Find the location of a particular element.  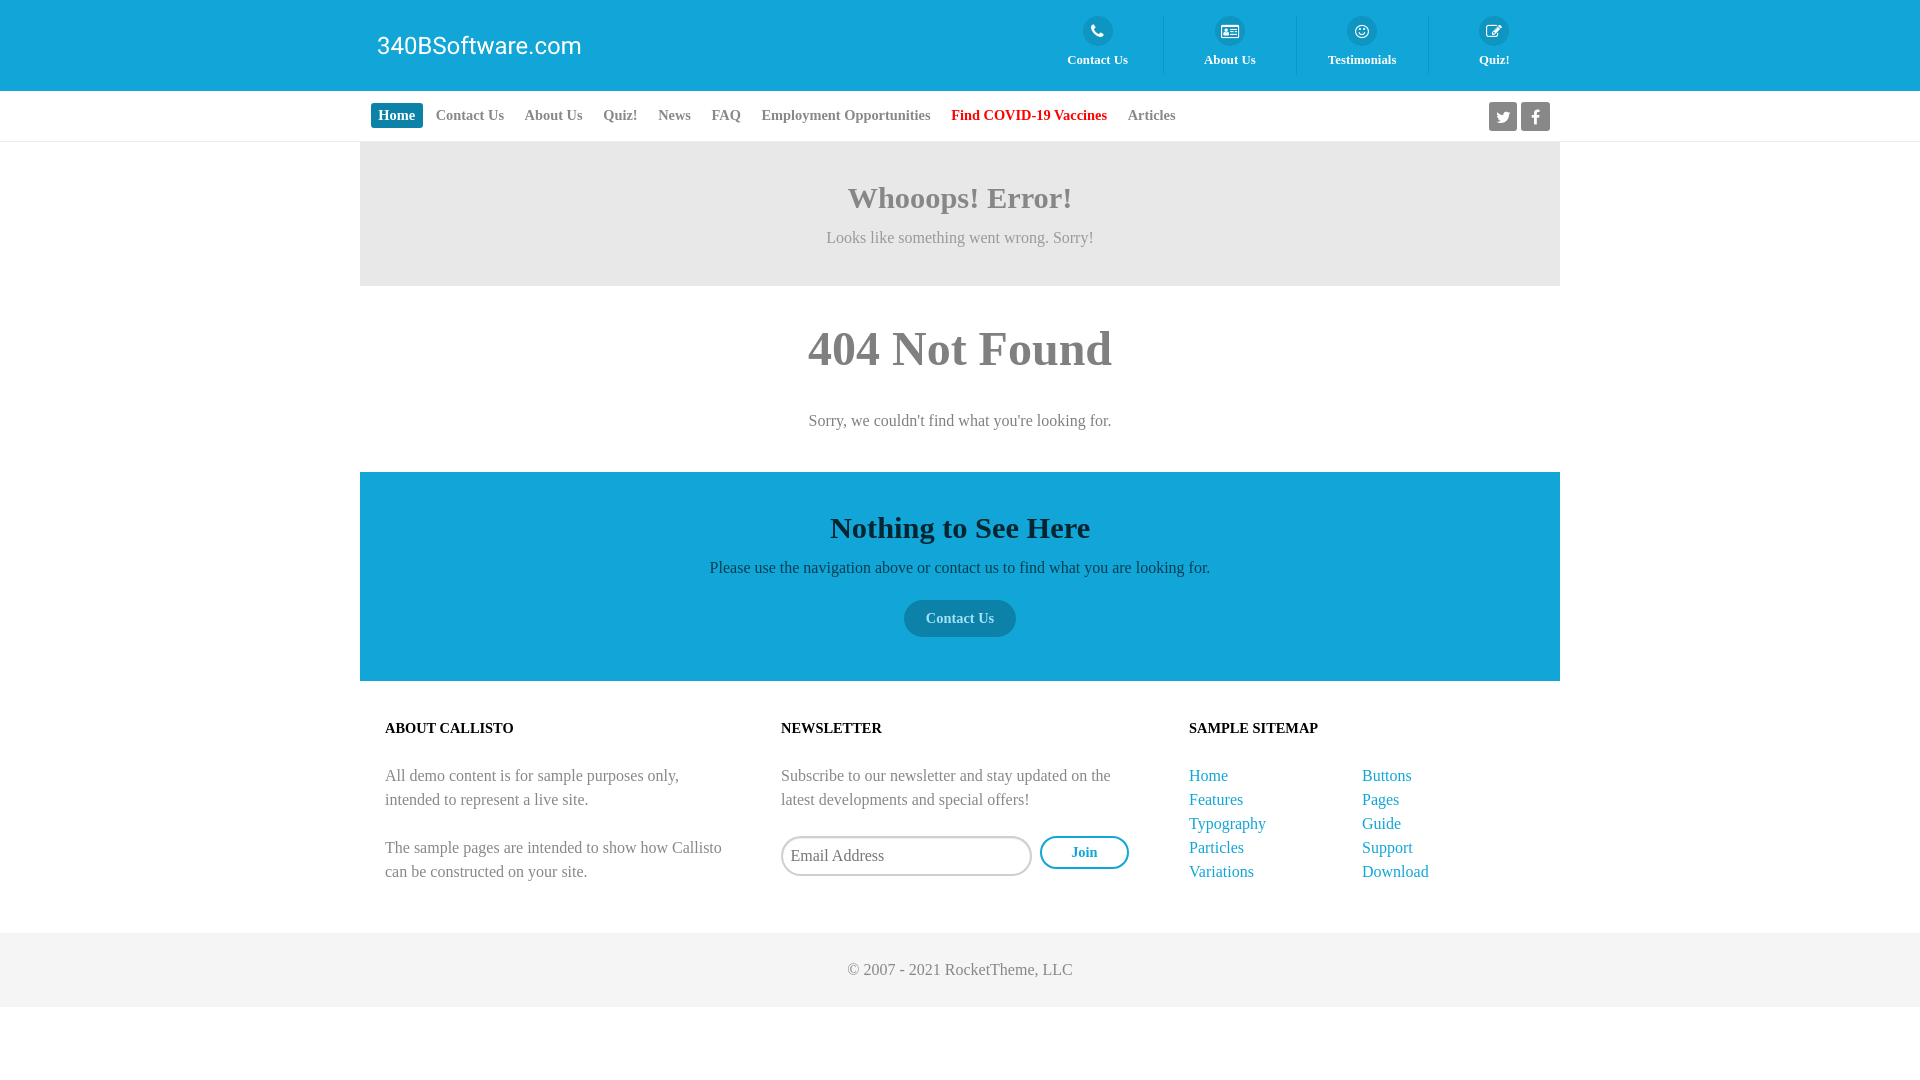

'Variations' is located at coordinates (1220, 870).